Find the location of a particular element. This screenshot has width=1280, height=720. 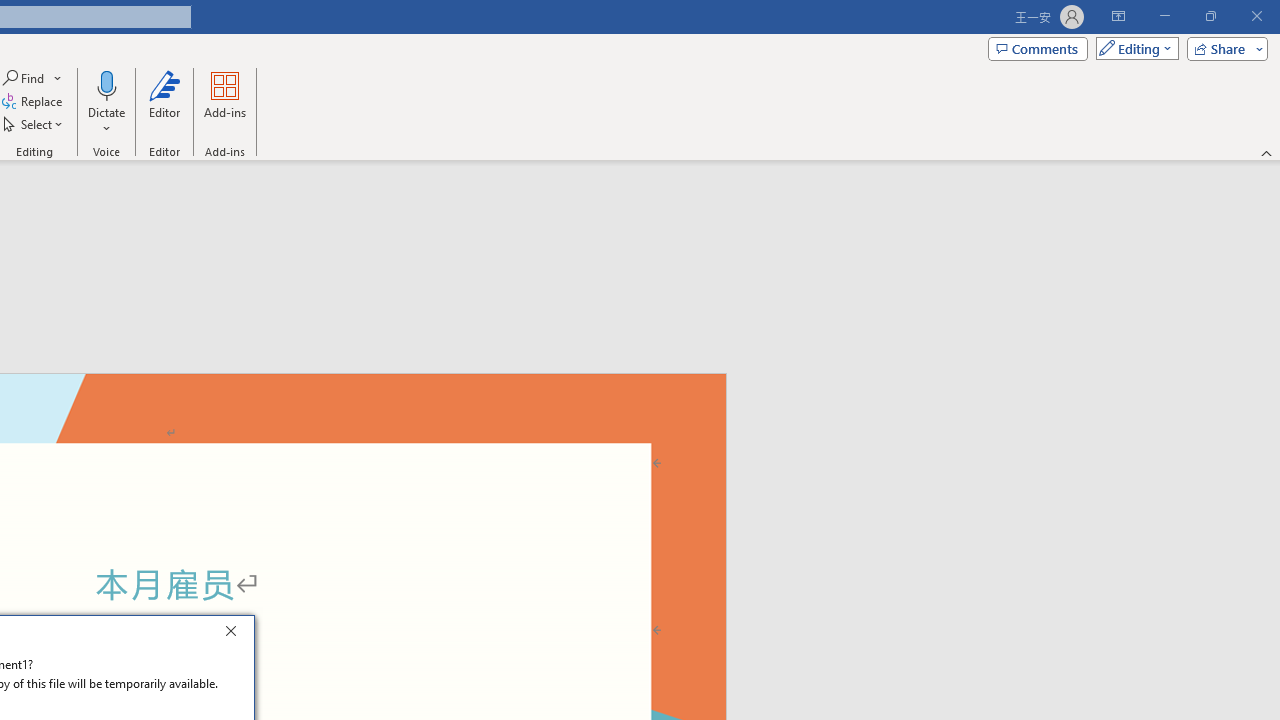

'Restore Down' is located at coordinates (1209, 16).